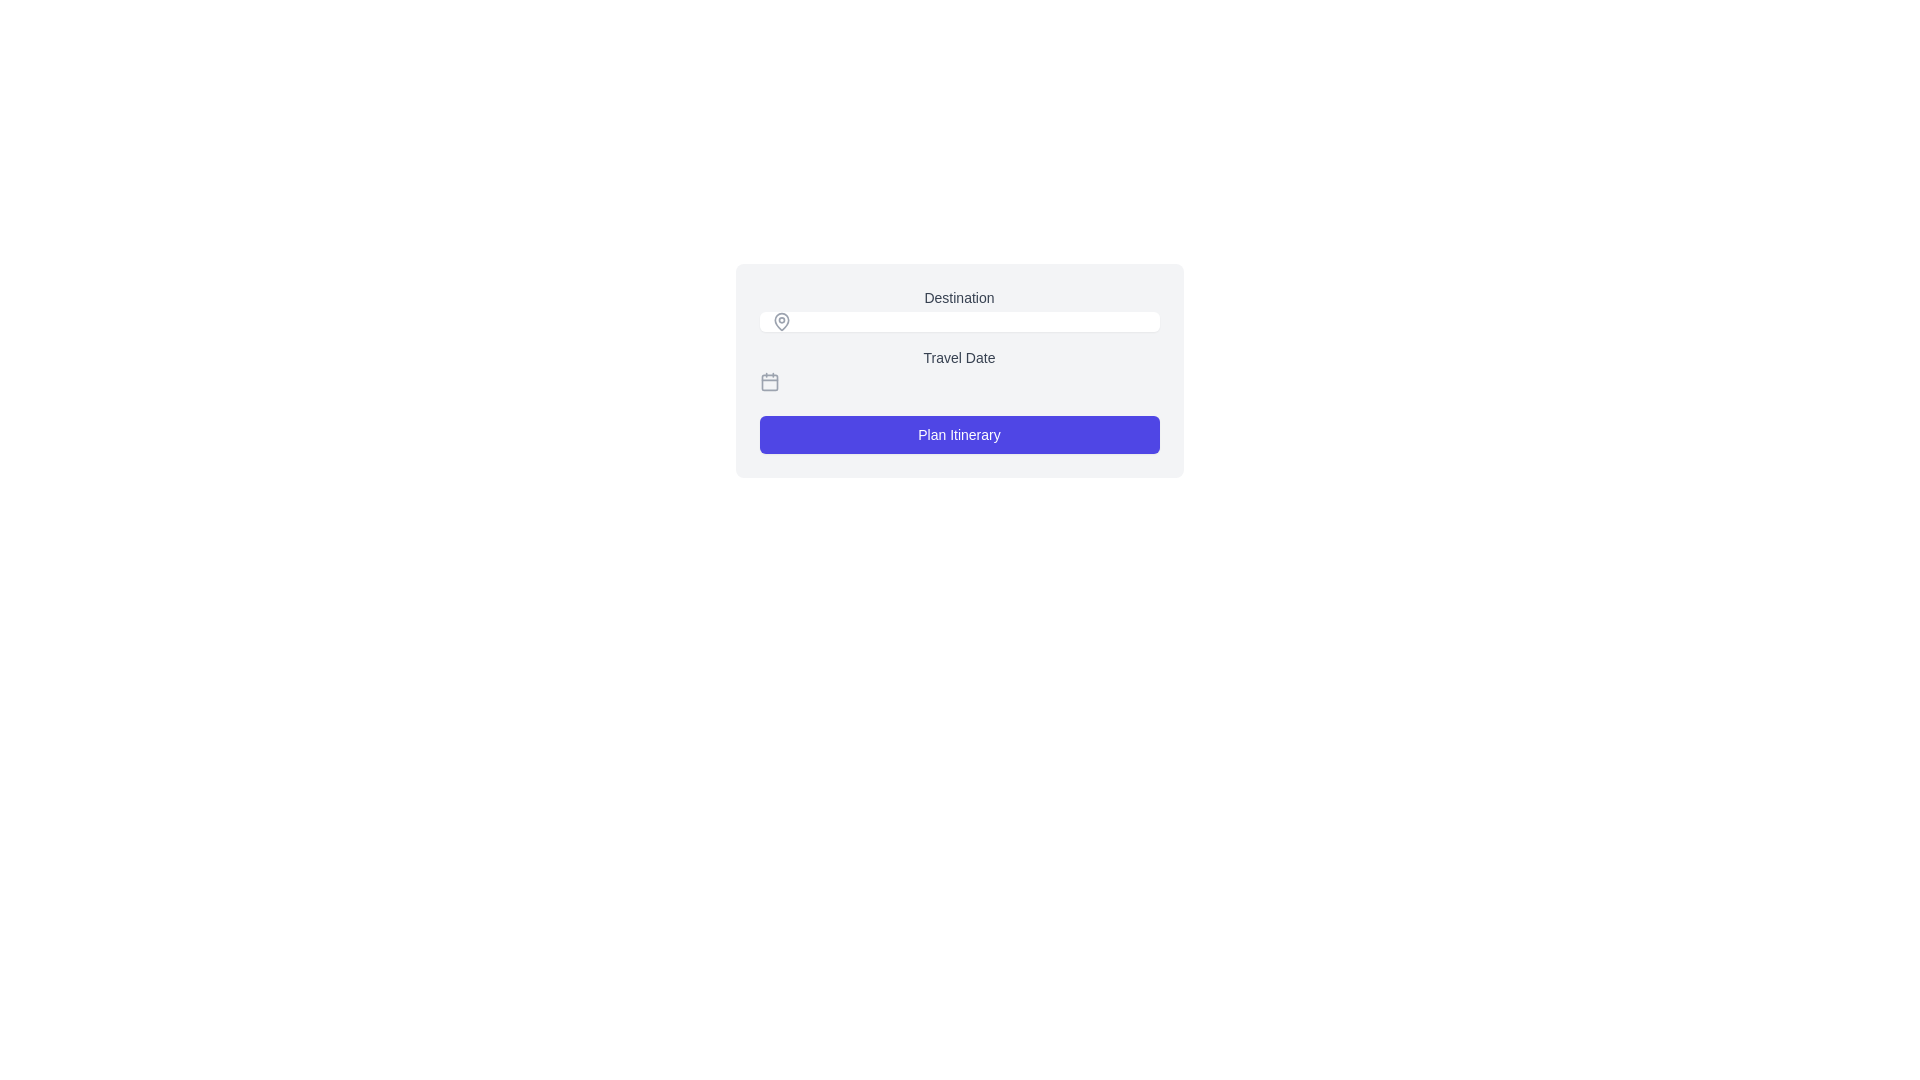  What do you see at coordinates (958, 309) in the screenshot?
I see `the 'Destination' text label which is styled with a medium font size and appears in gray color, located at the top of a form-like section` at bounding box center [958, 309].